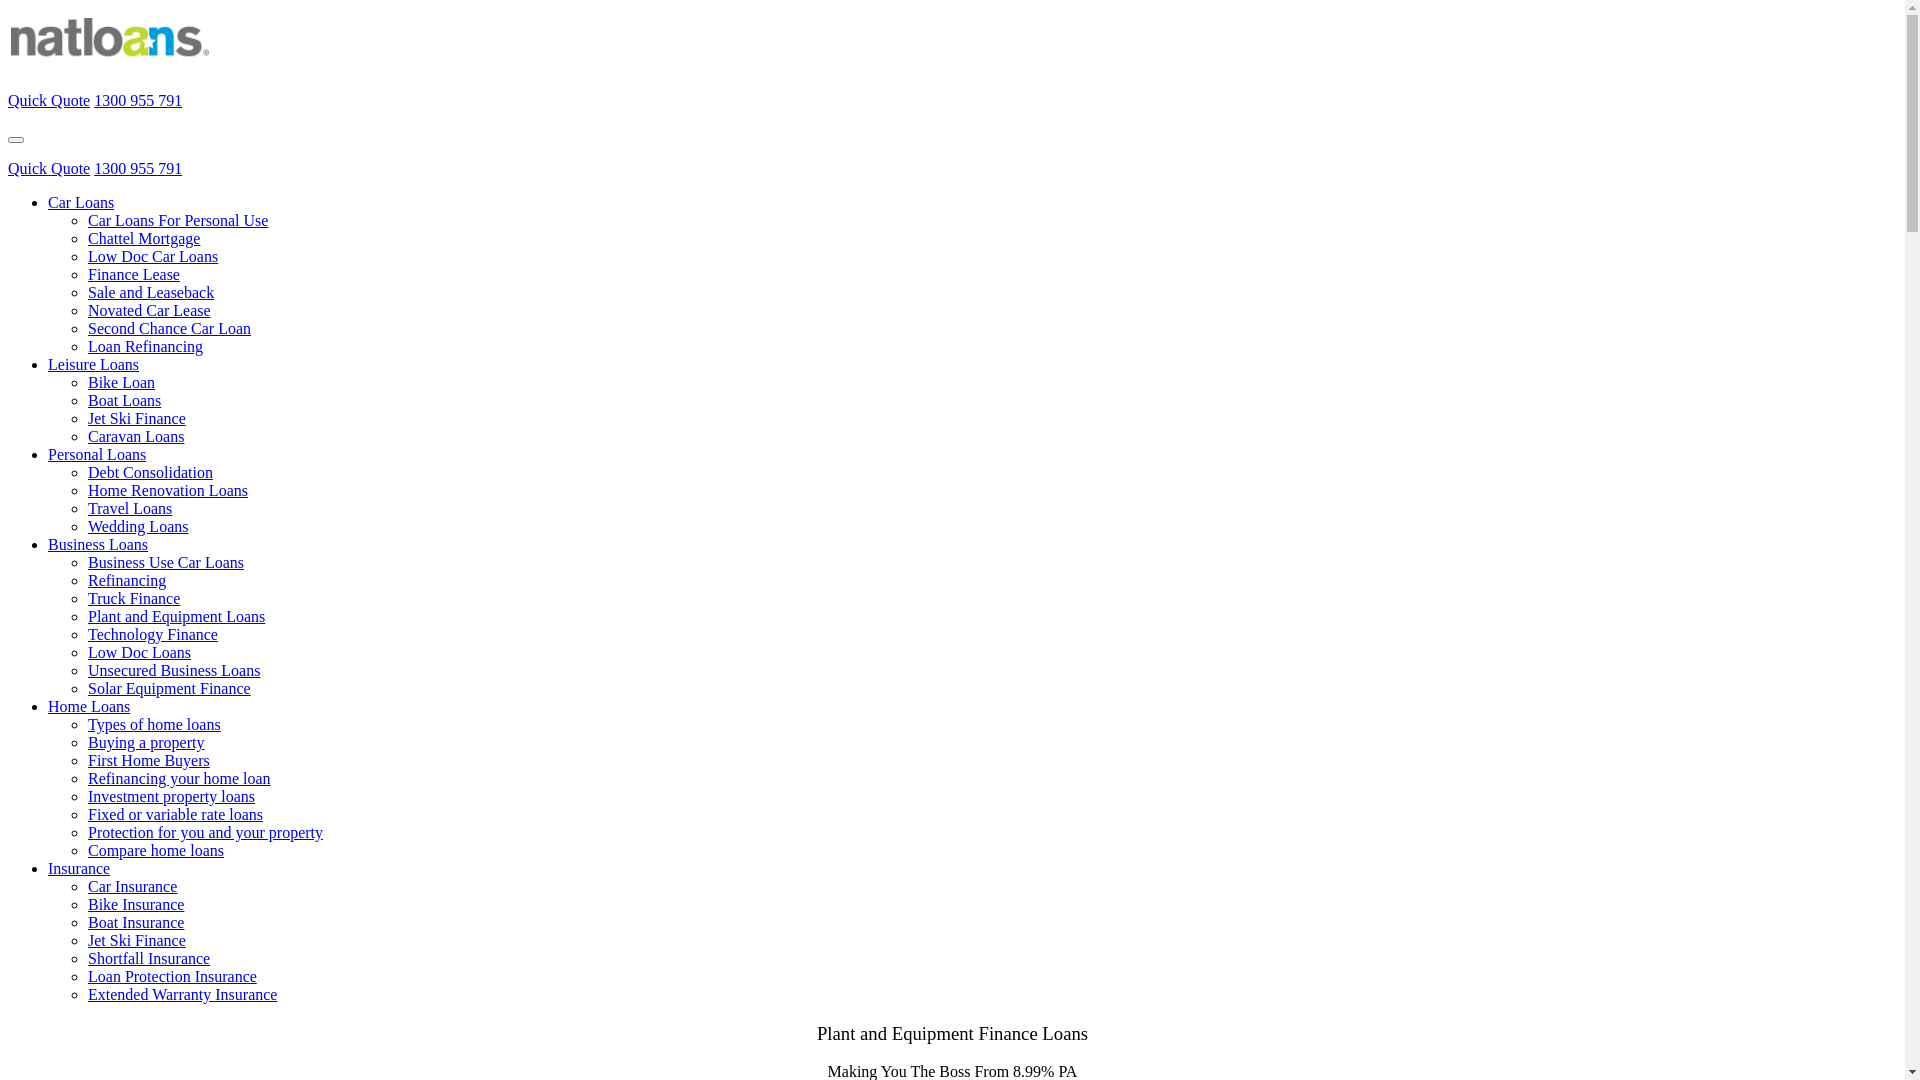 The height and width of the screenshot is (1080, 1920). Describe the element at coordinates (169, 327) in the screenshot. I see `'Second Chance Car Loan'` at that location.